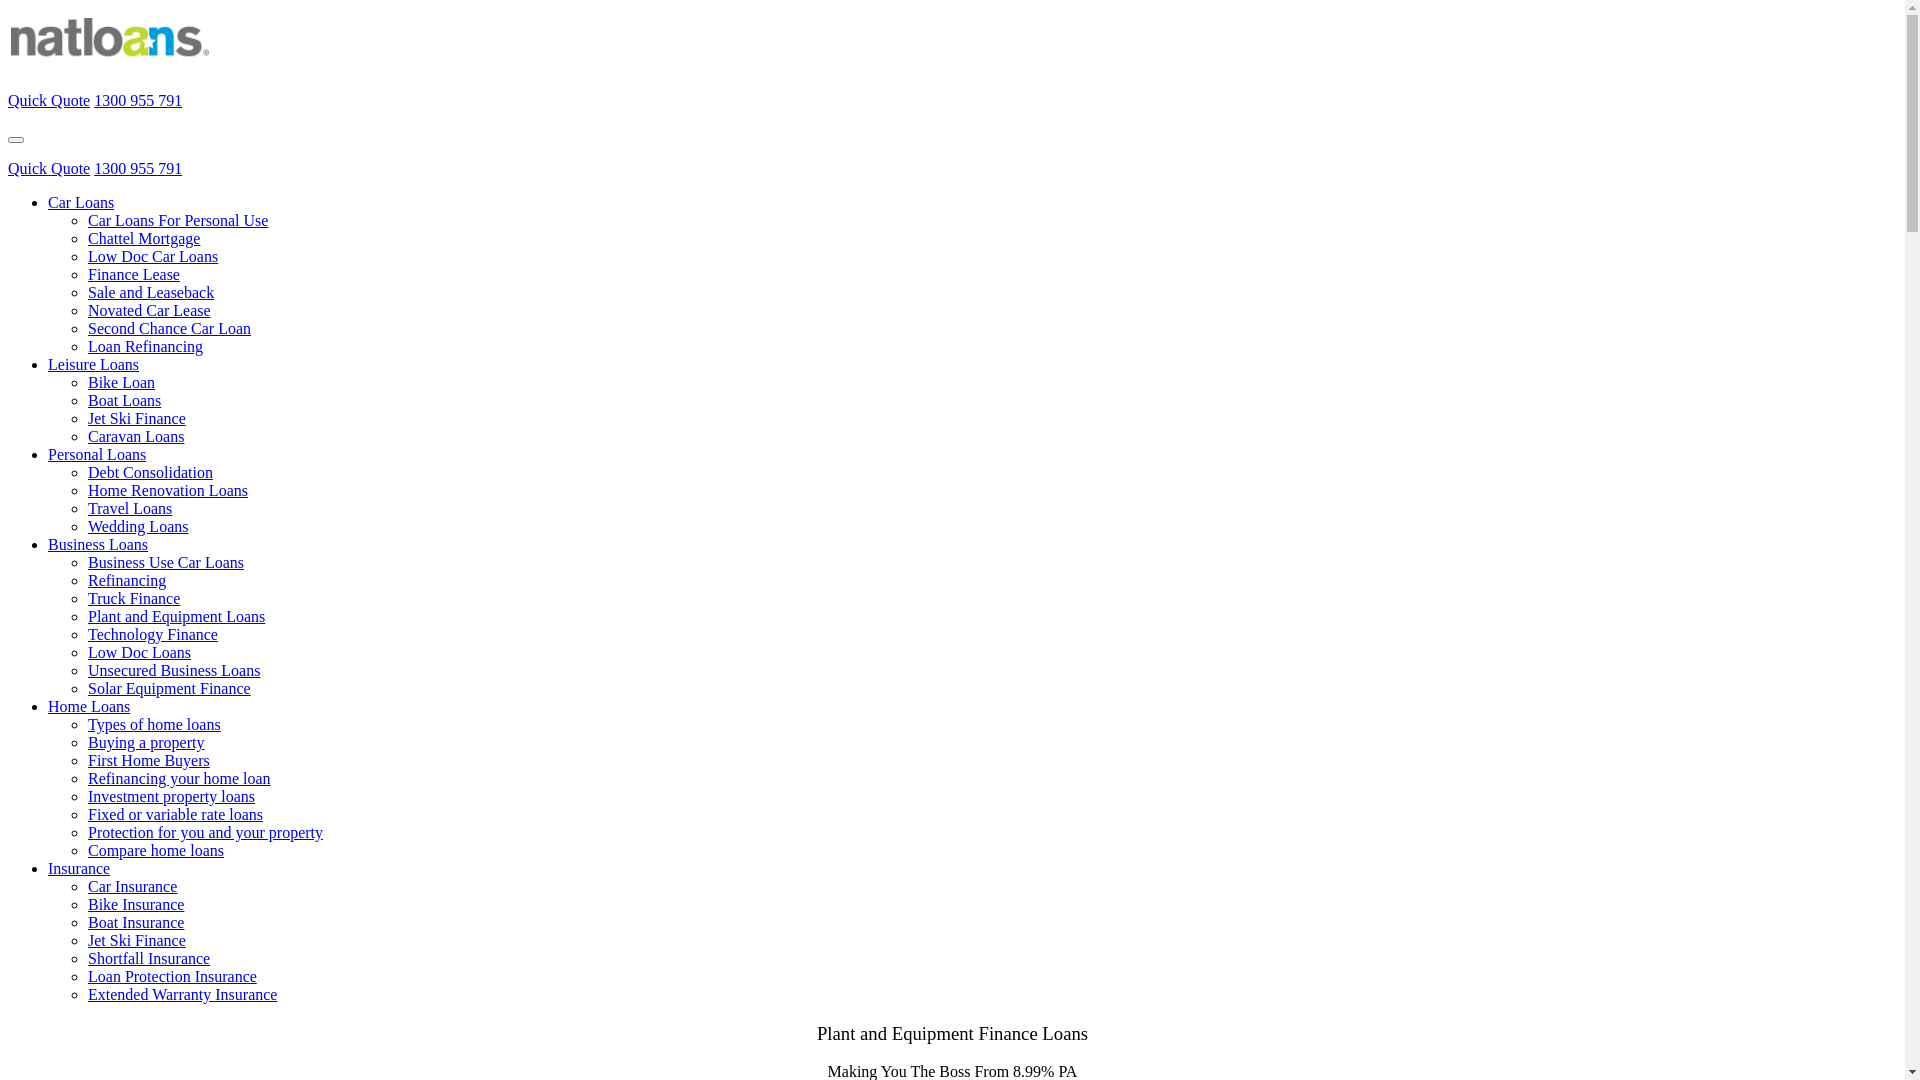 The height and width of the screenshot is (1080, 1920). Describe the element at coordinates (169, 327) in the screenshot. I see `'Second Chance Car Loan'` at that location.